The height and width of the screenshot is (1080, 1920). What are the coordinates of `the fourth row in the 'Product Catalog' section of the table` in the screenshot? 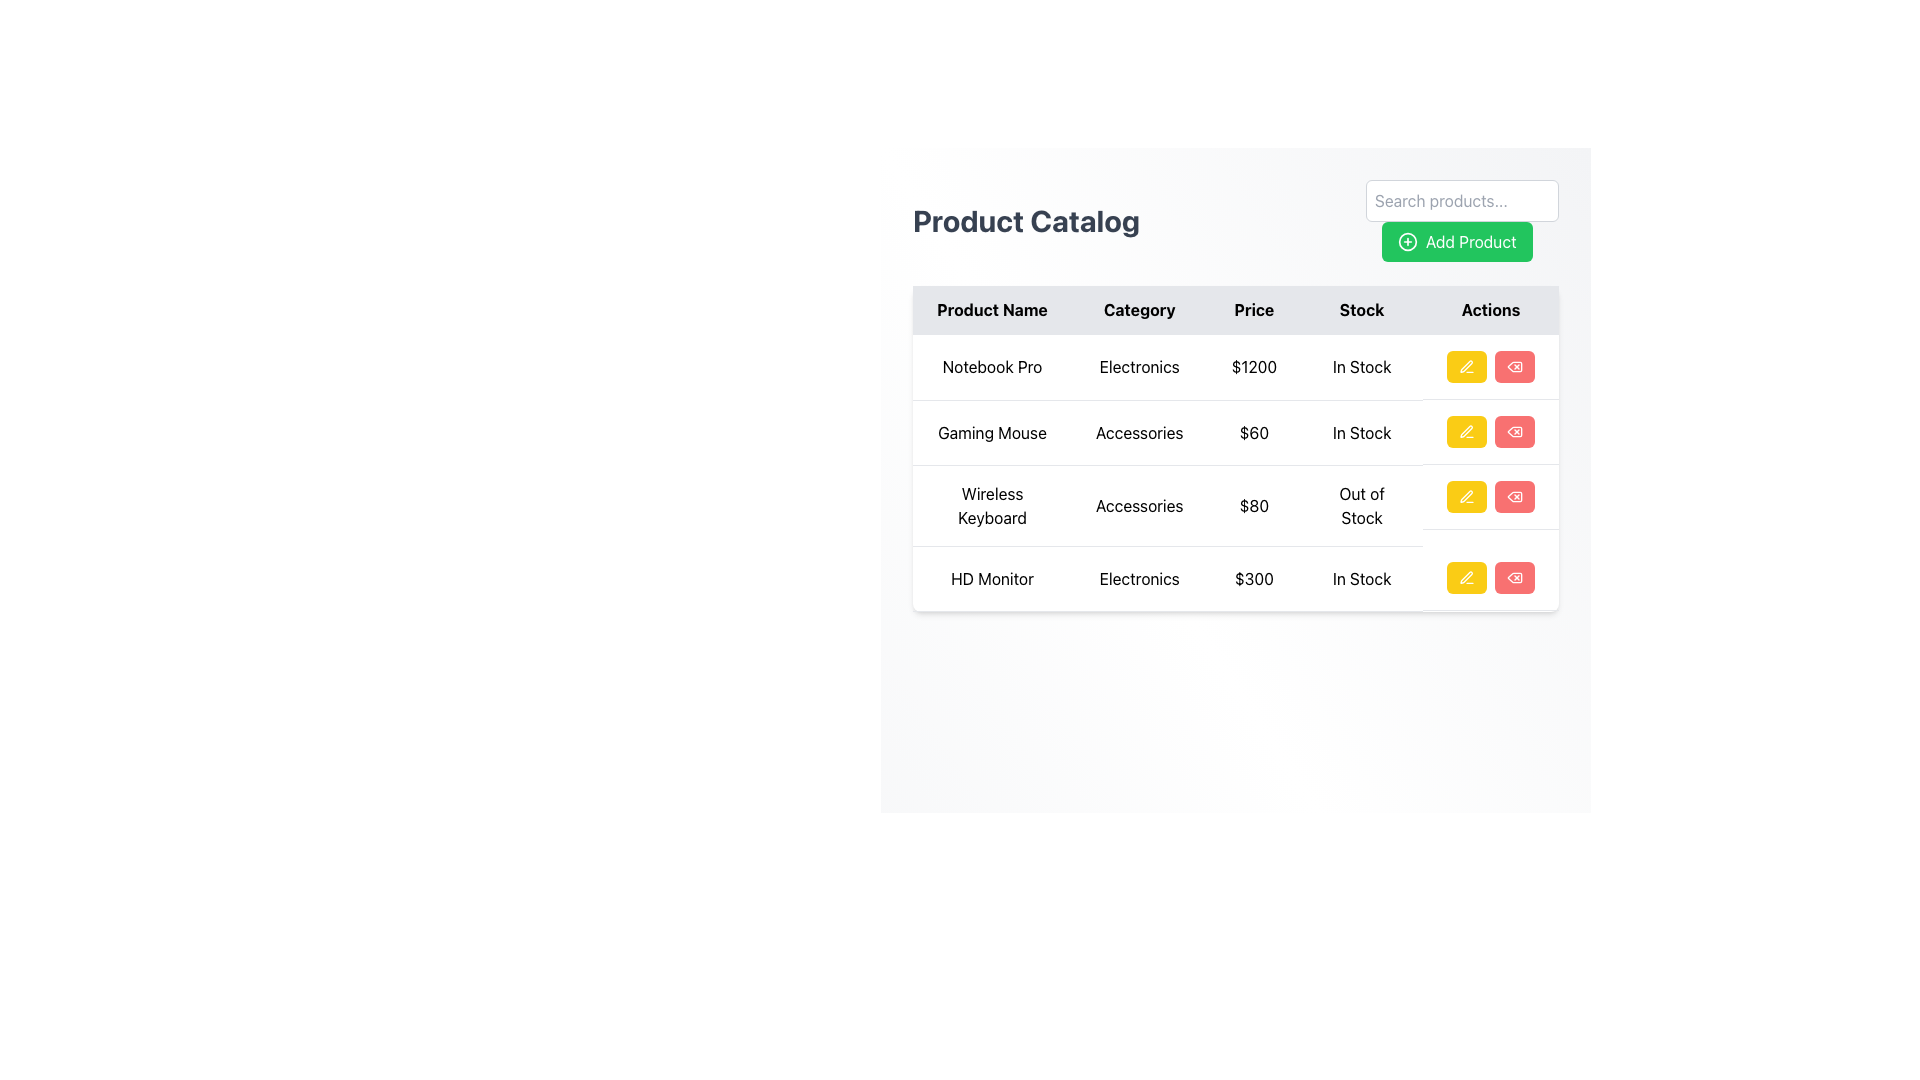 It's located at (1235, 578).